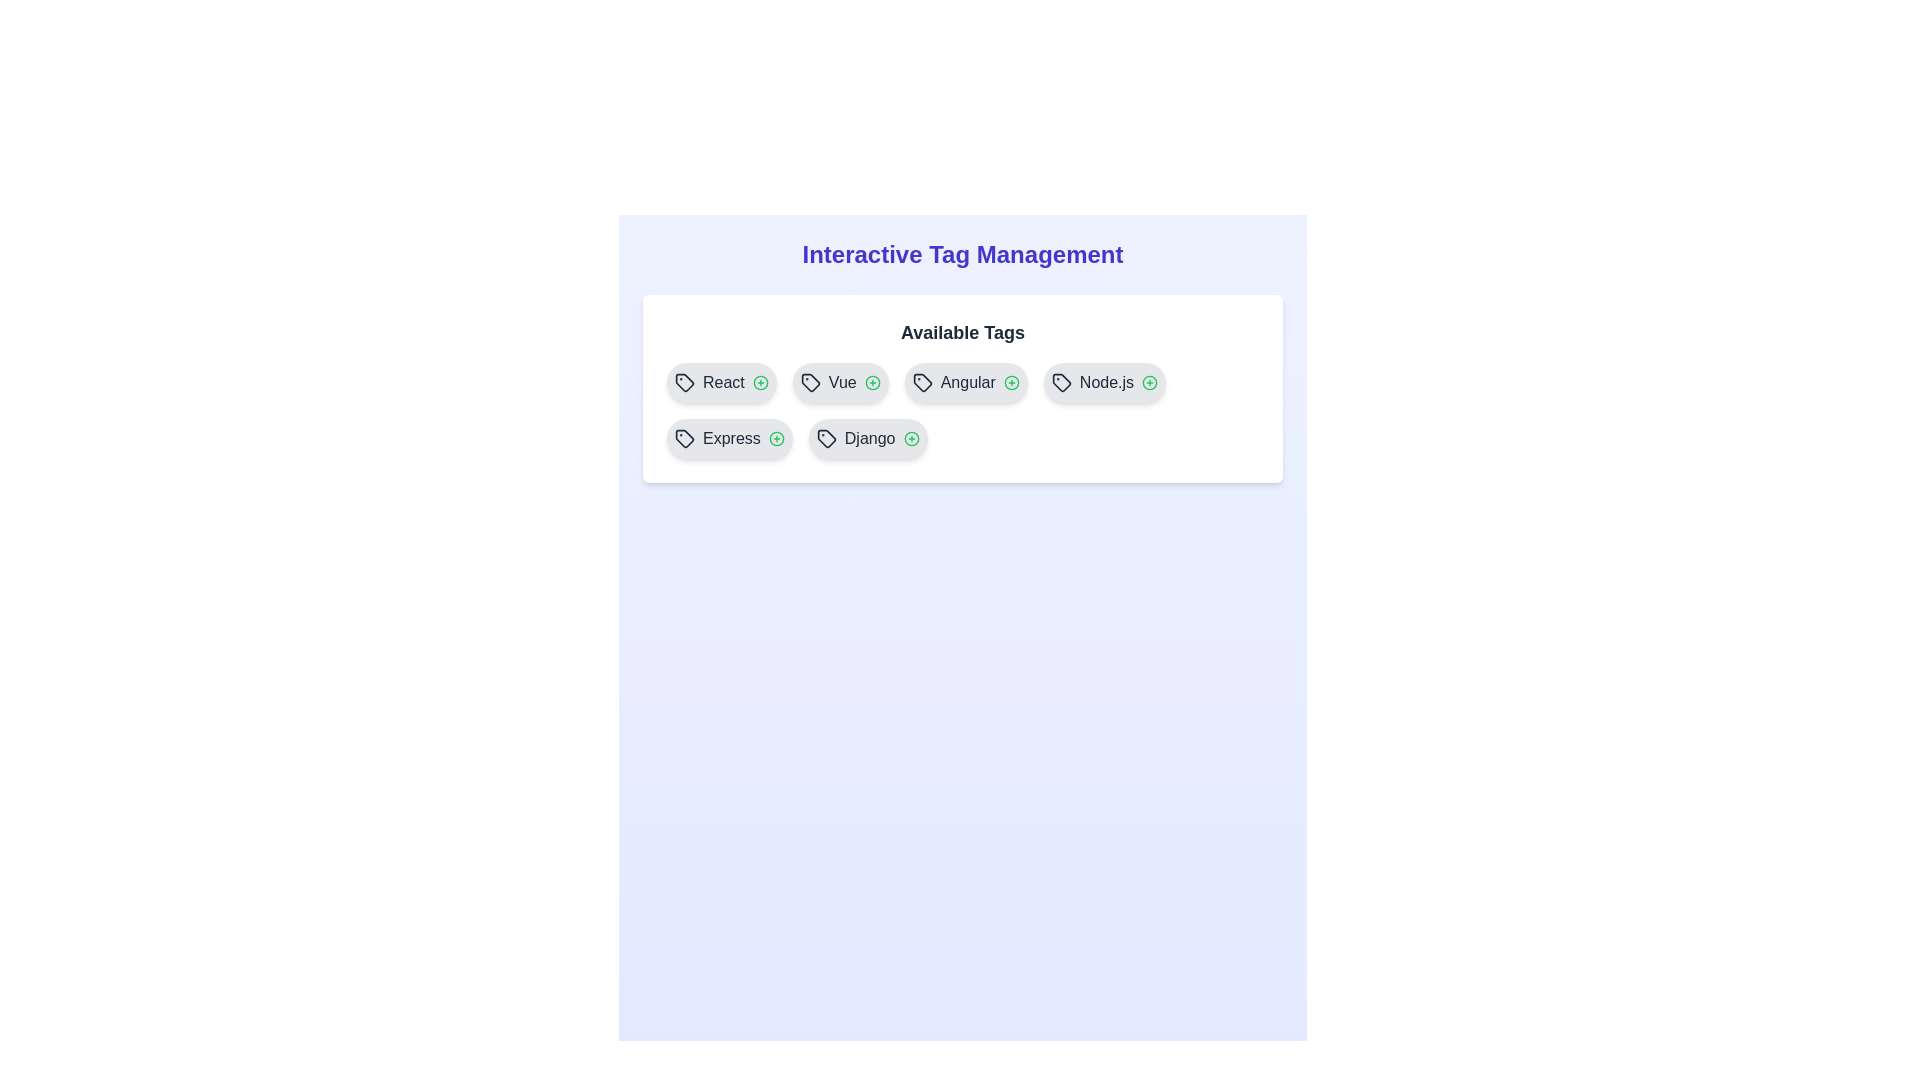 The height and width of the screenshot is (1080, 1920). What do you see at coordinates (728, 438) in the screenshot?
I see `the 'Express' button, which is the first element in the second row of a horizontal list of selectable tags` at bounding box center [728, 438].